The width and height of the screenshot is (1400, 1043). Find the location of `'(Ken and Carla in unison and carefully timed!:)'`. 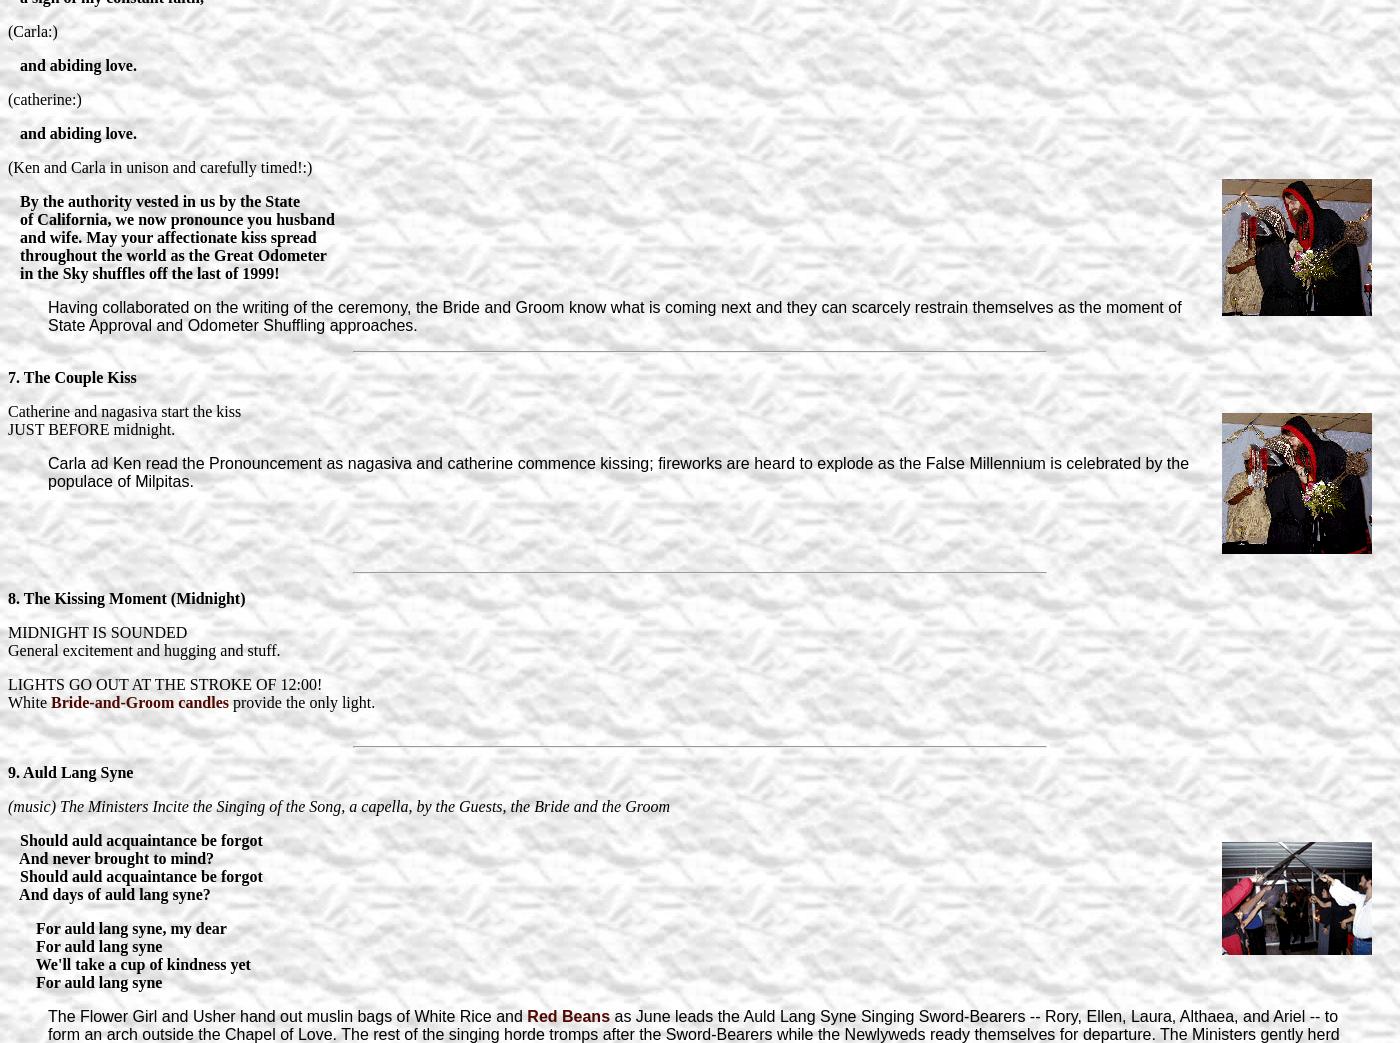

'(Ken and Carla in unison and carefully timed!:)' is located at coordinates (160, 165).